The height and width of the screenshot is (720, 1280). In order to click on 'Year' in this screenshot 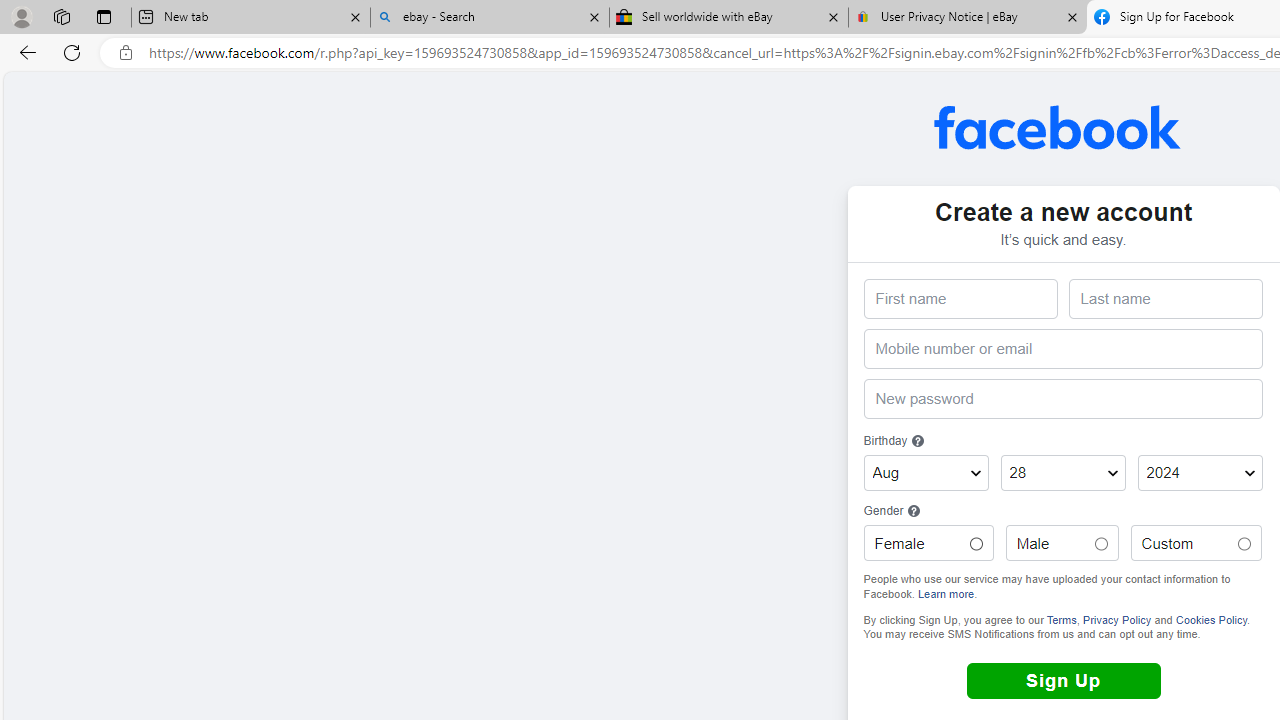, I will do `click(1200, 473)`.